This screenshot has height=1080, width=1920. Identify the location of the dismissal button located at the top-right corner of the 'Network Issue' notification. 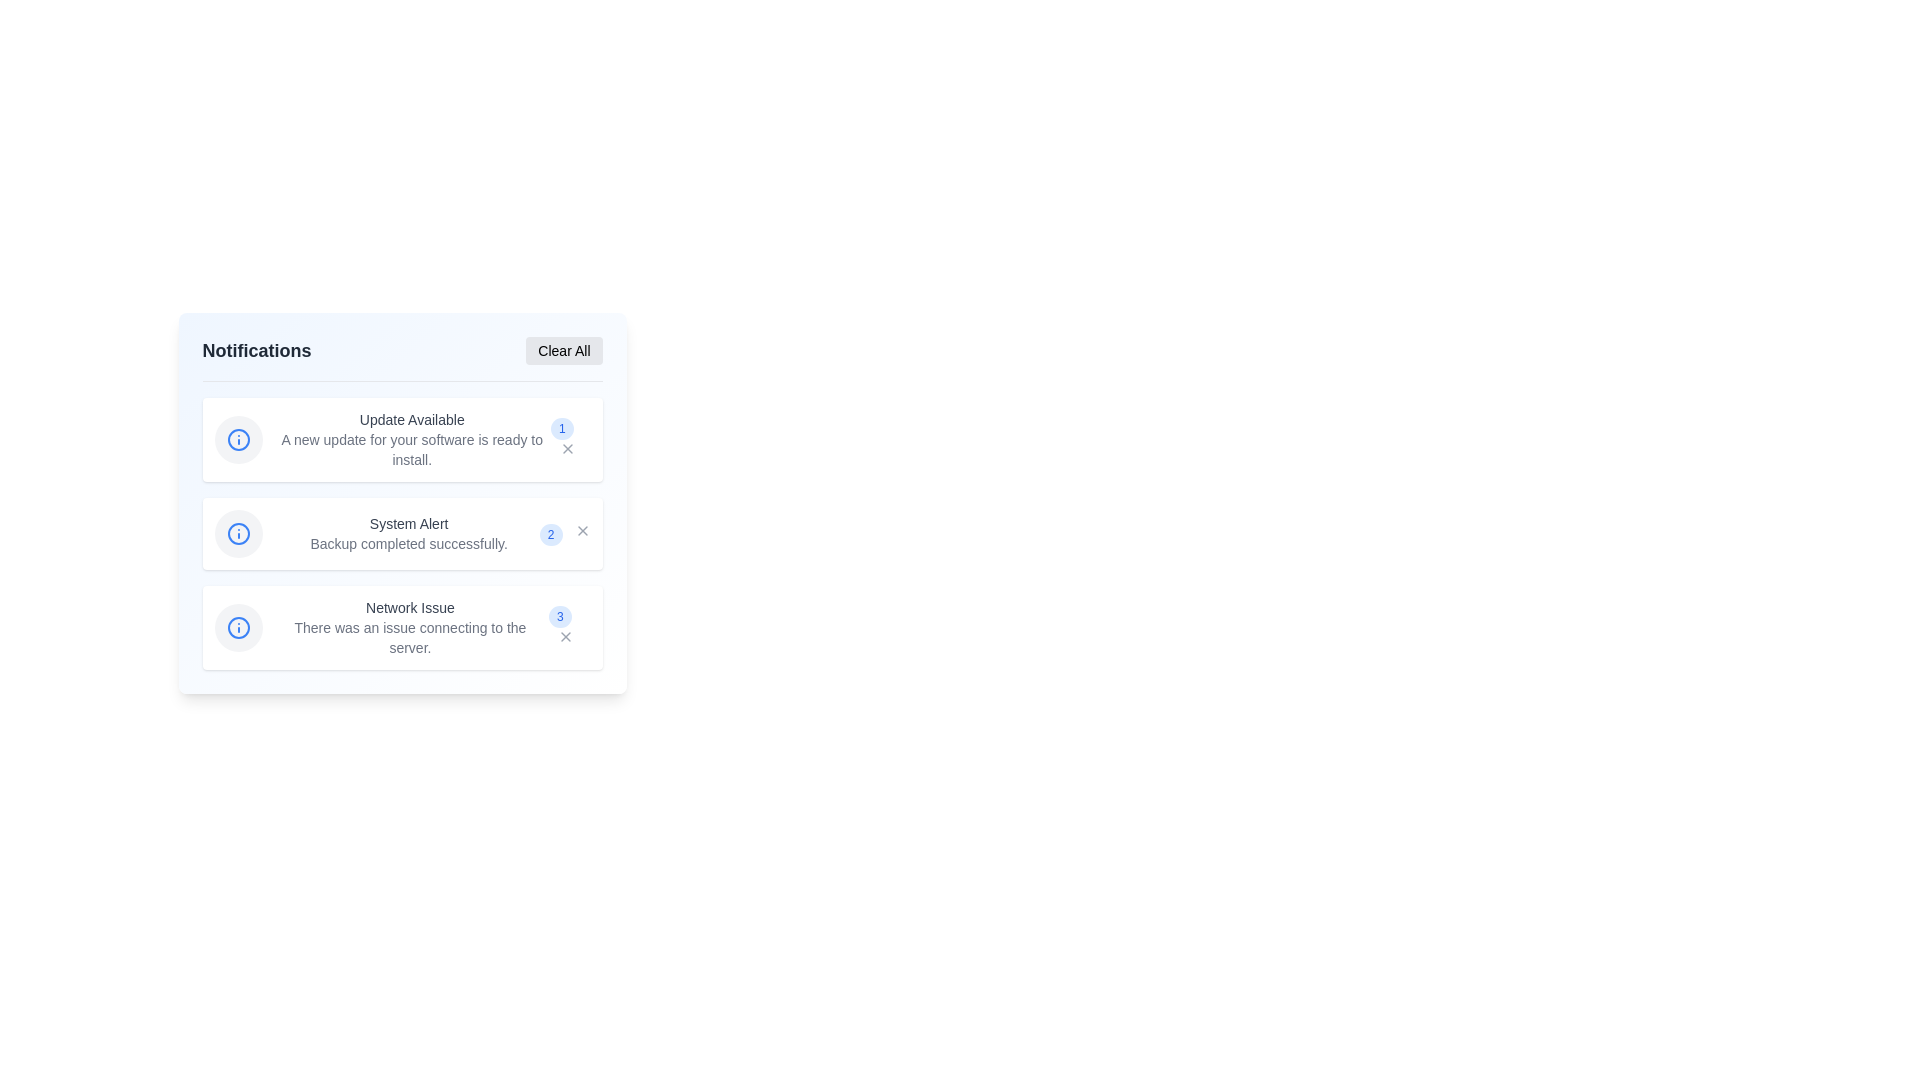
(565, 636).